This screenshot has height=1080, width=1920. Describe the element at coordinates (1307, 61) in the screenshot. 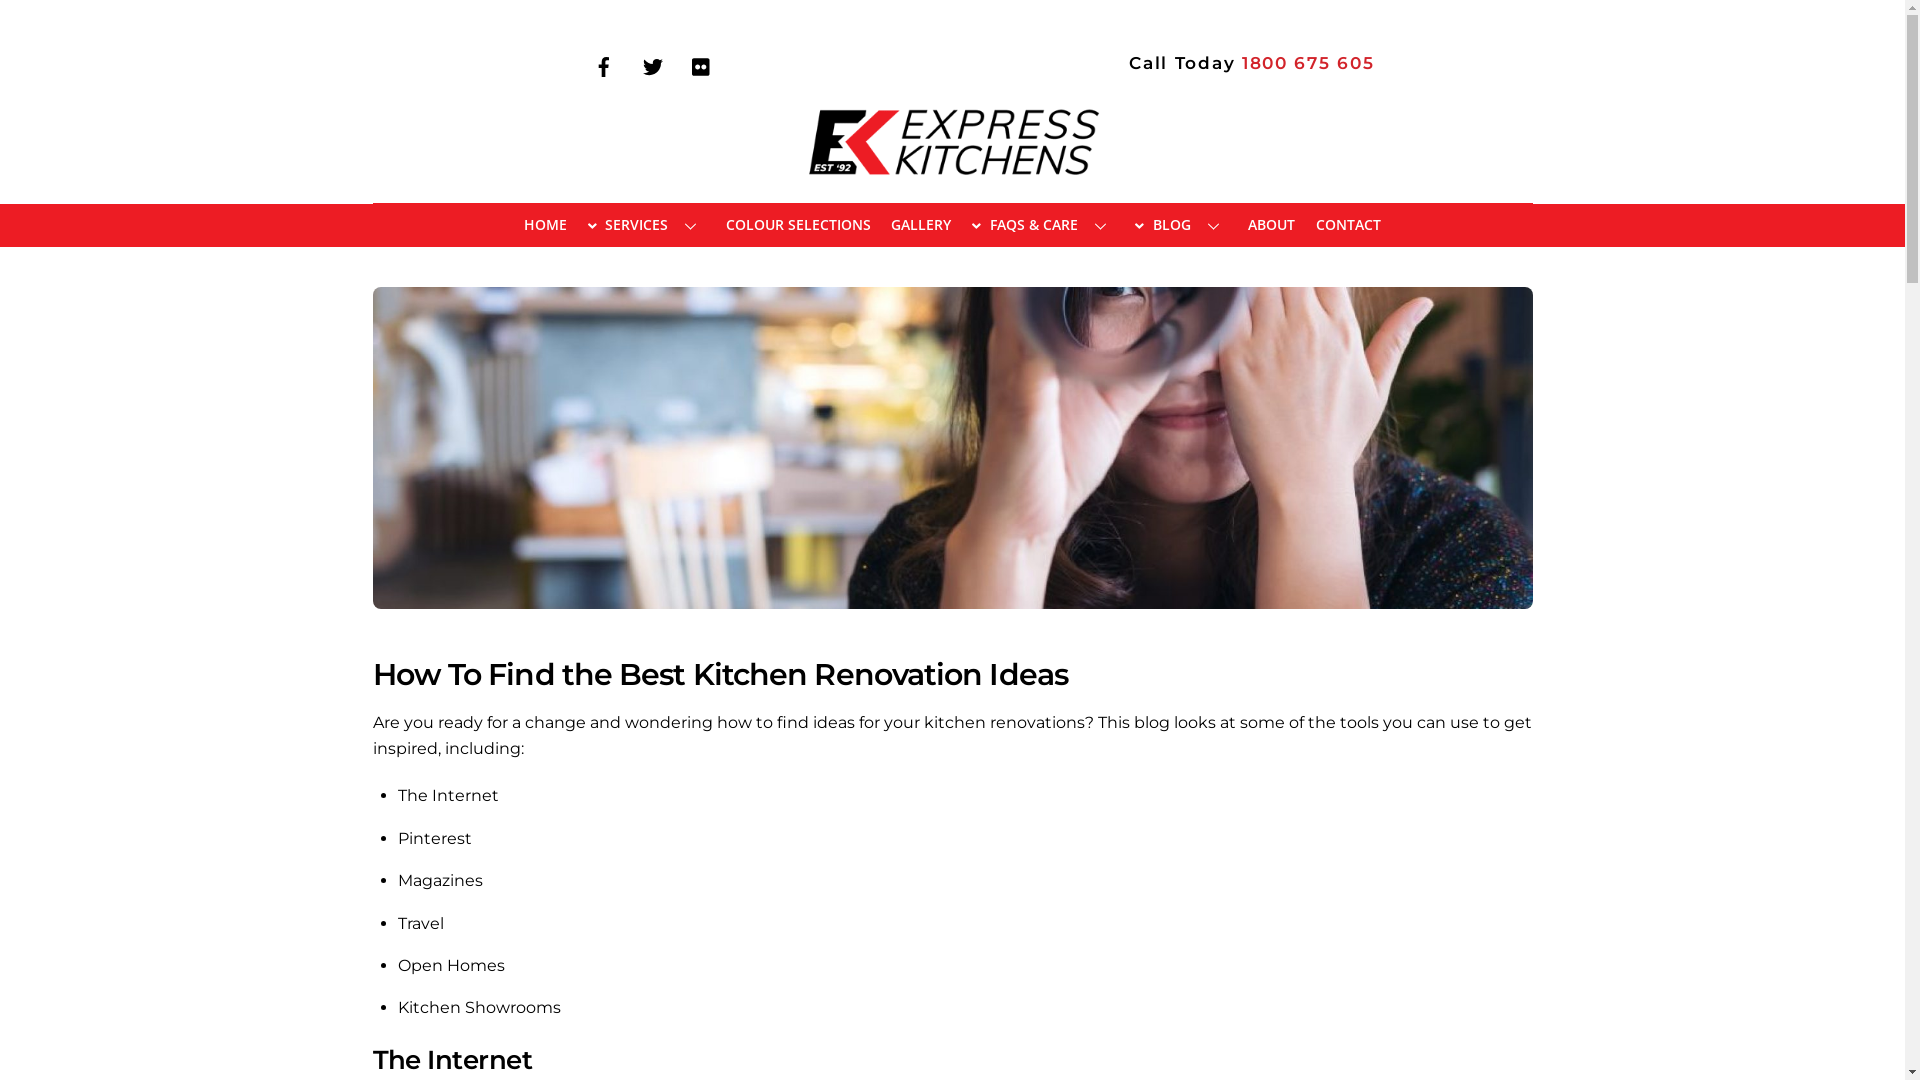

I see `'1800 675 605'` at that location.